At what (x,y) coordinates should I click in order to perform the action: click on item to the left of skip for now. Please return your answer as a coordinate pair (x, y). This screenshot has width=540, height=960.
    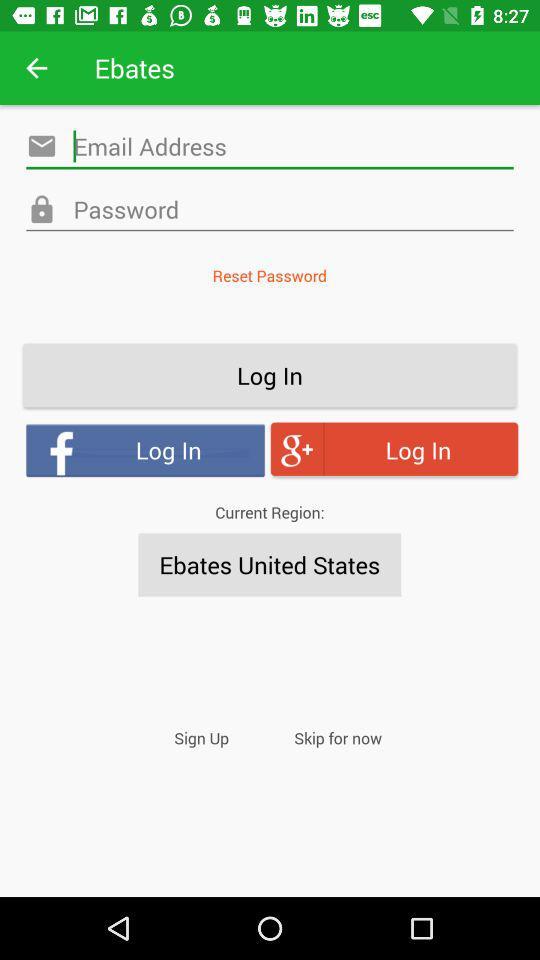
    Looking at the image, I should click on (201, 737).